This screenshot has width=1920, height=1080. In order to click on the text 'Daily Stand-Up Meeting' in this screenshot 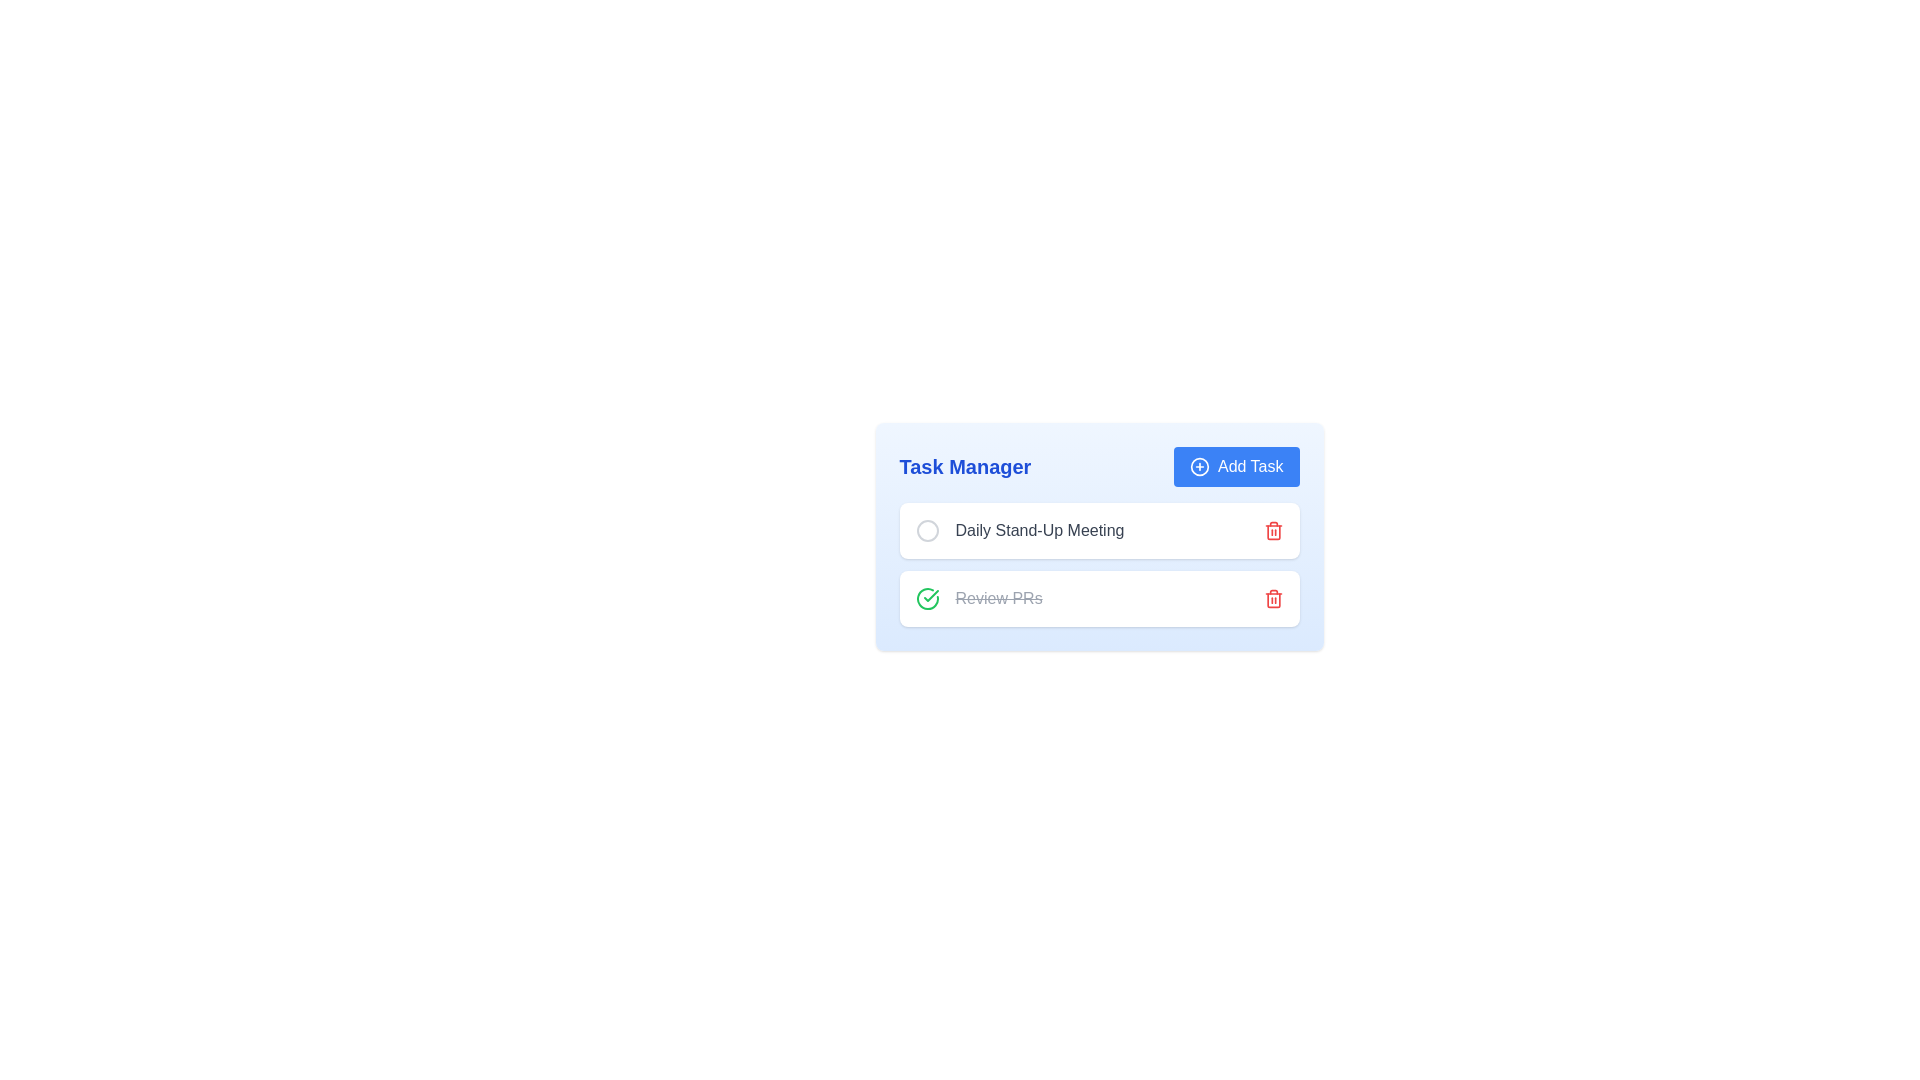, I will do `click(1098, 530)`.